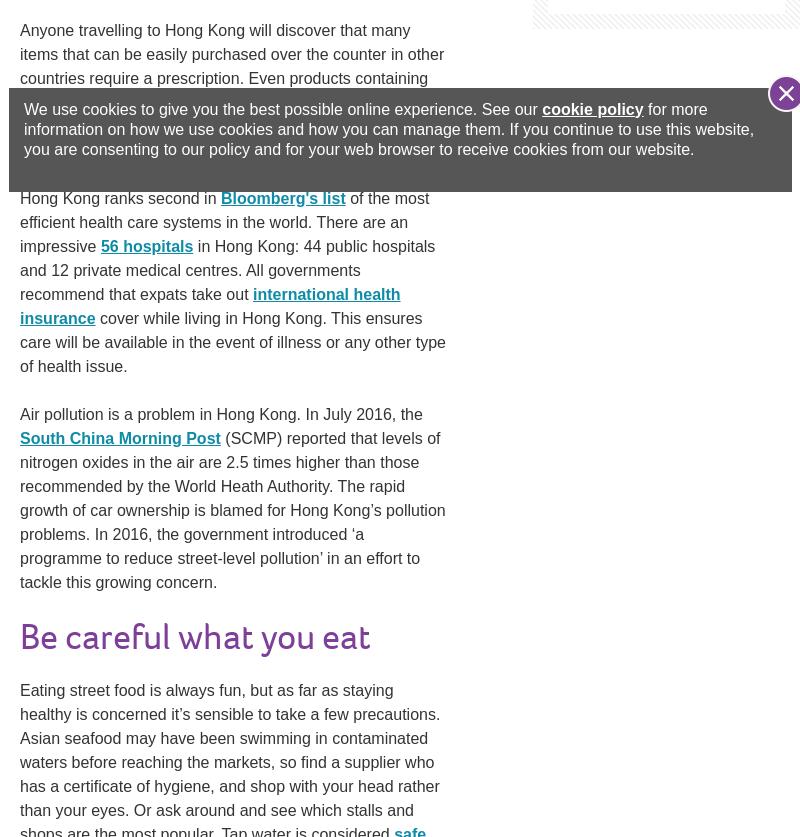  What do you see at coordinates (146, 245) in the screenshot?
I see `'56 hospitals'` at bounding box center [146, 245].